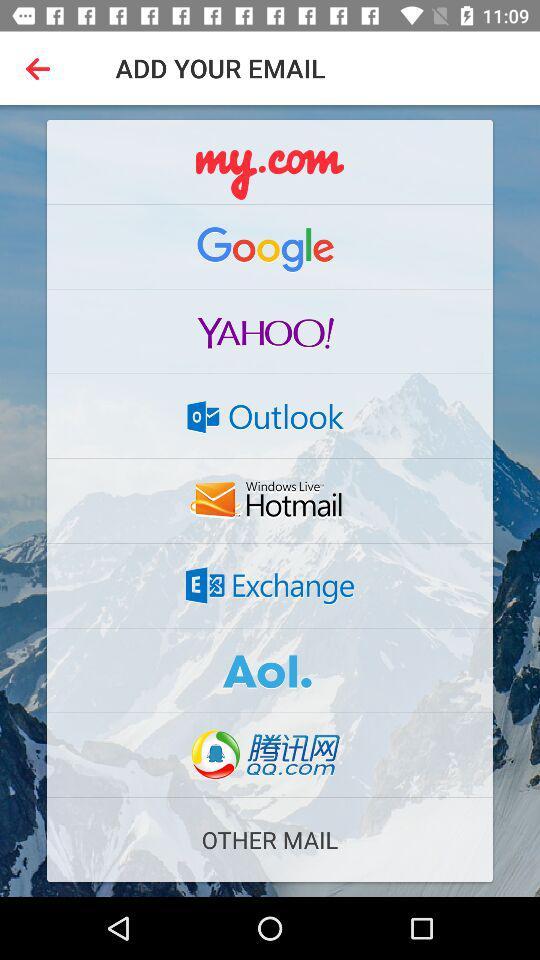  I want to click on open add link, so click(270, 161).